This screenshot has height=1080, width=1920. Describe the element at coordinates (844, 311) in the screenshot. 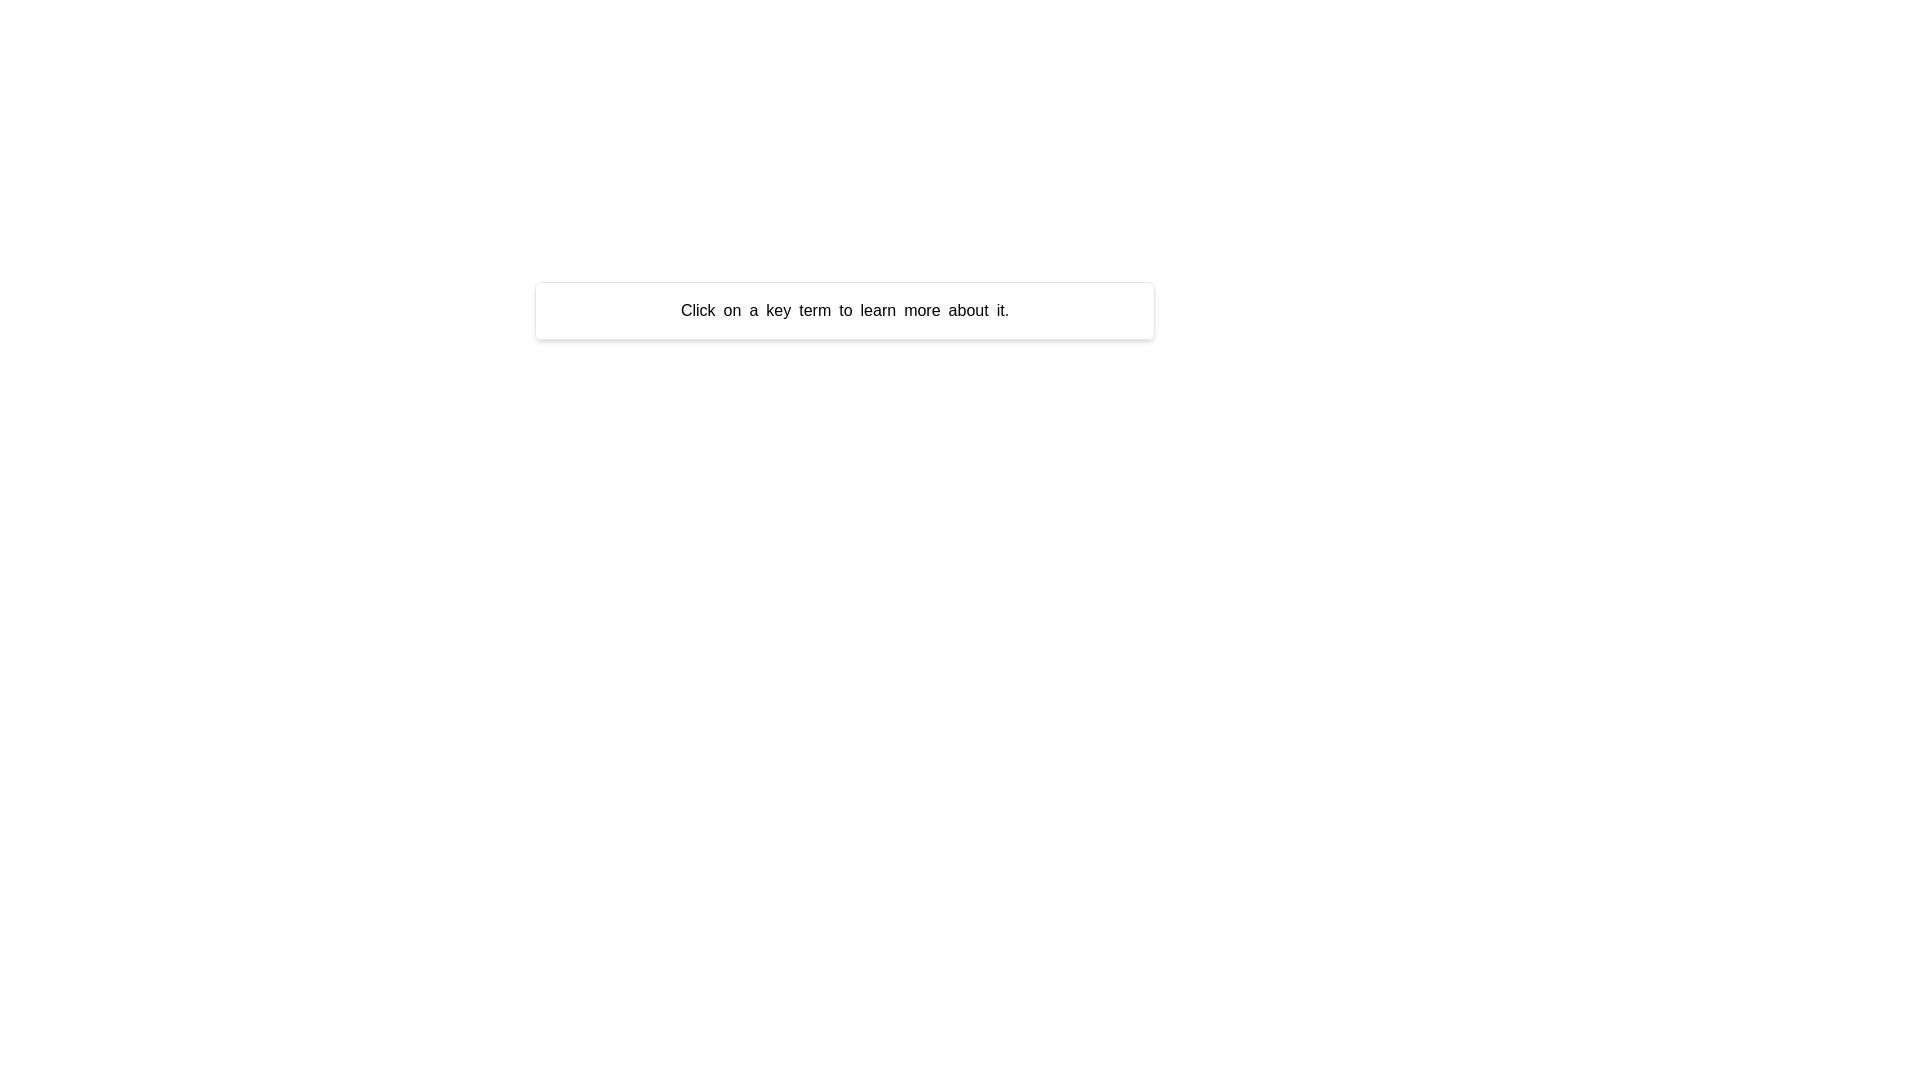

I see `the instructional Text Label that provides guidance to the user about interacting with key terms for more details` at that location.